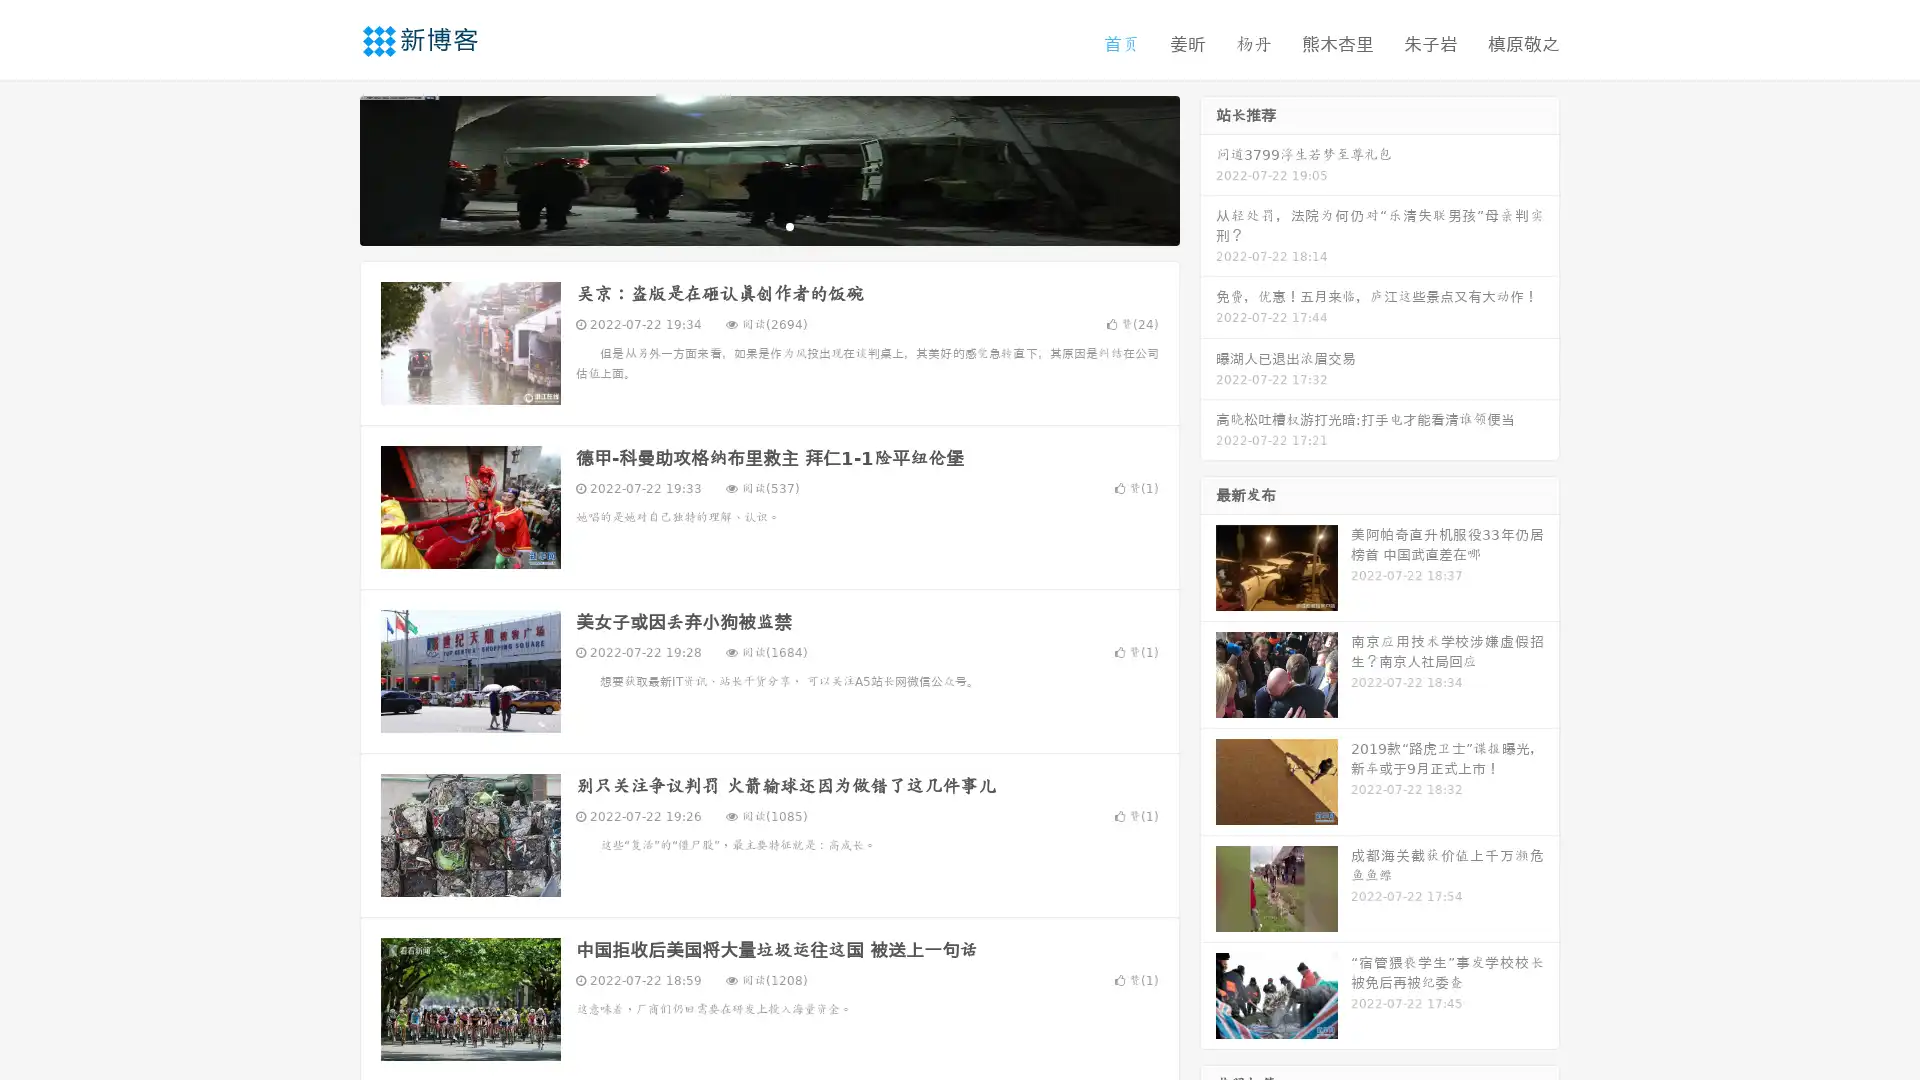  Describe the element at coordinates (1208, 168) in the screenshot. I see `Next slide` at that location.